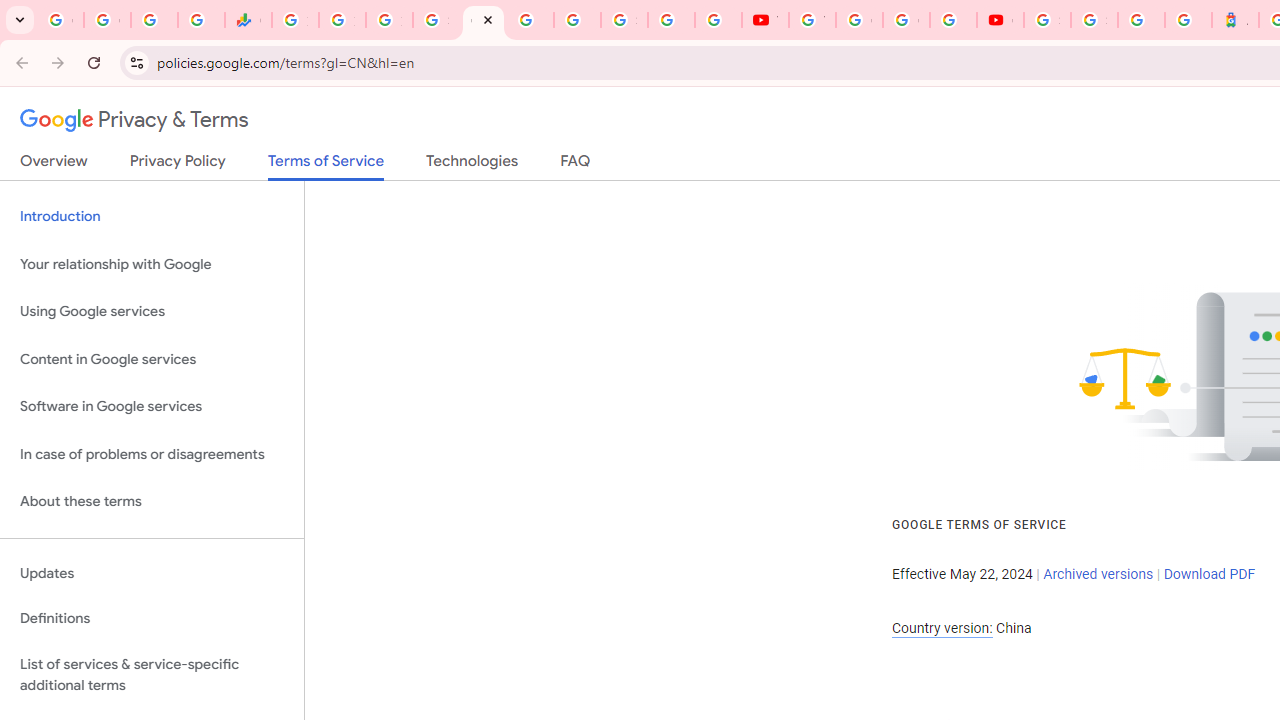 This screenshot has height=720, width=1280. Describe the element at coordinates (1000, 20) in the screenshot. I see `'Content Creator Programs & Opportunities - YouTube Creators'` at that location.